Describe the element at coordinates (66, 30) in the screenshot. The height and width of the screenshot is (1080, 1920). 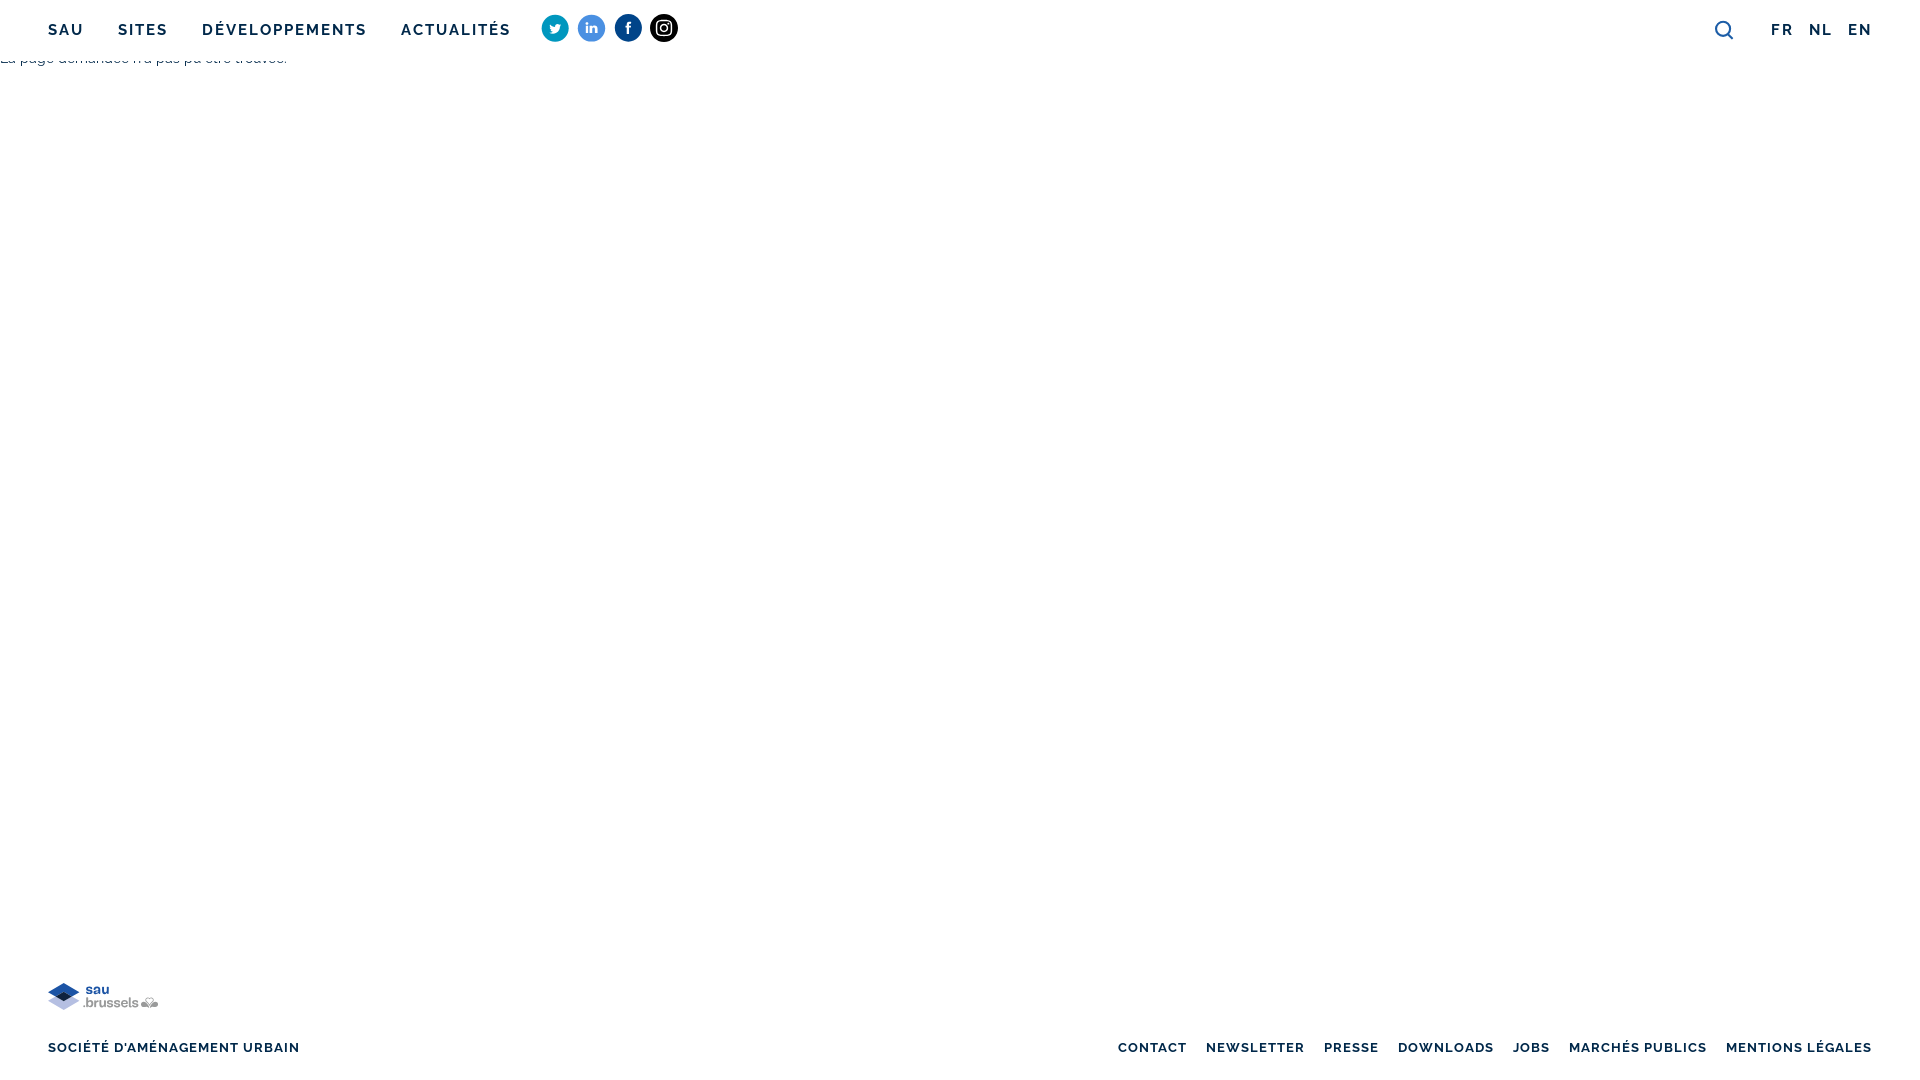
I see `'SAU'` at that location.